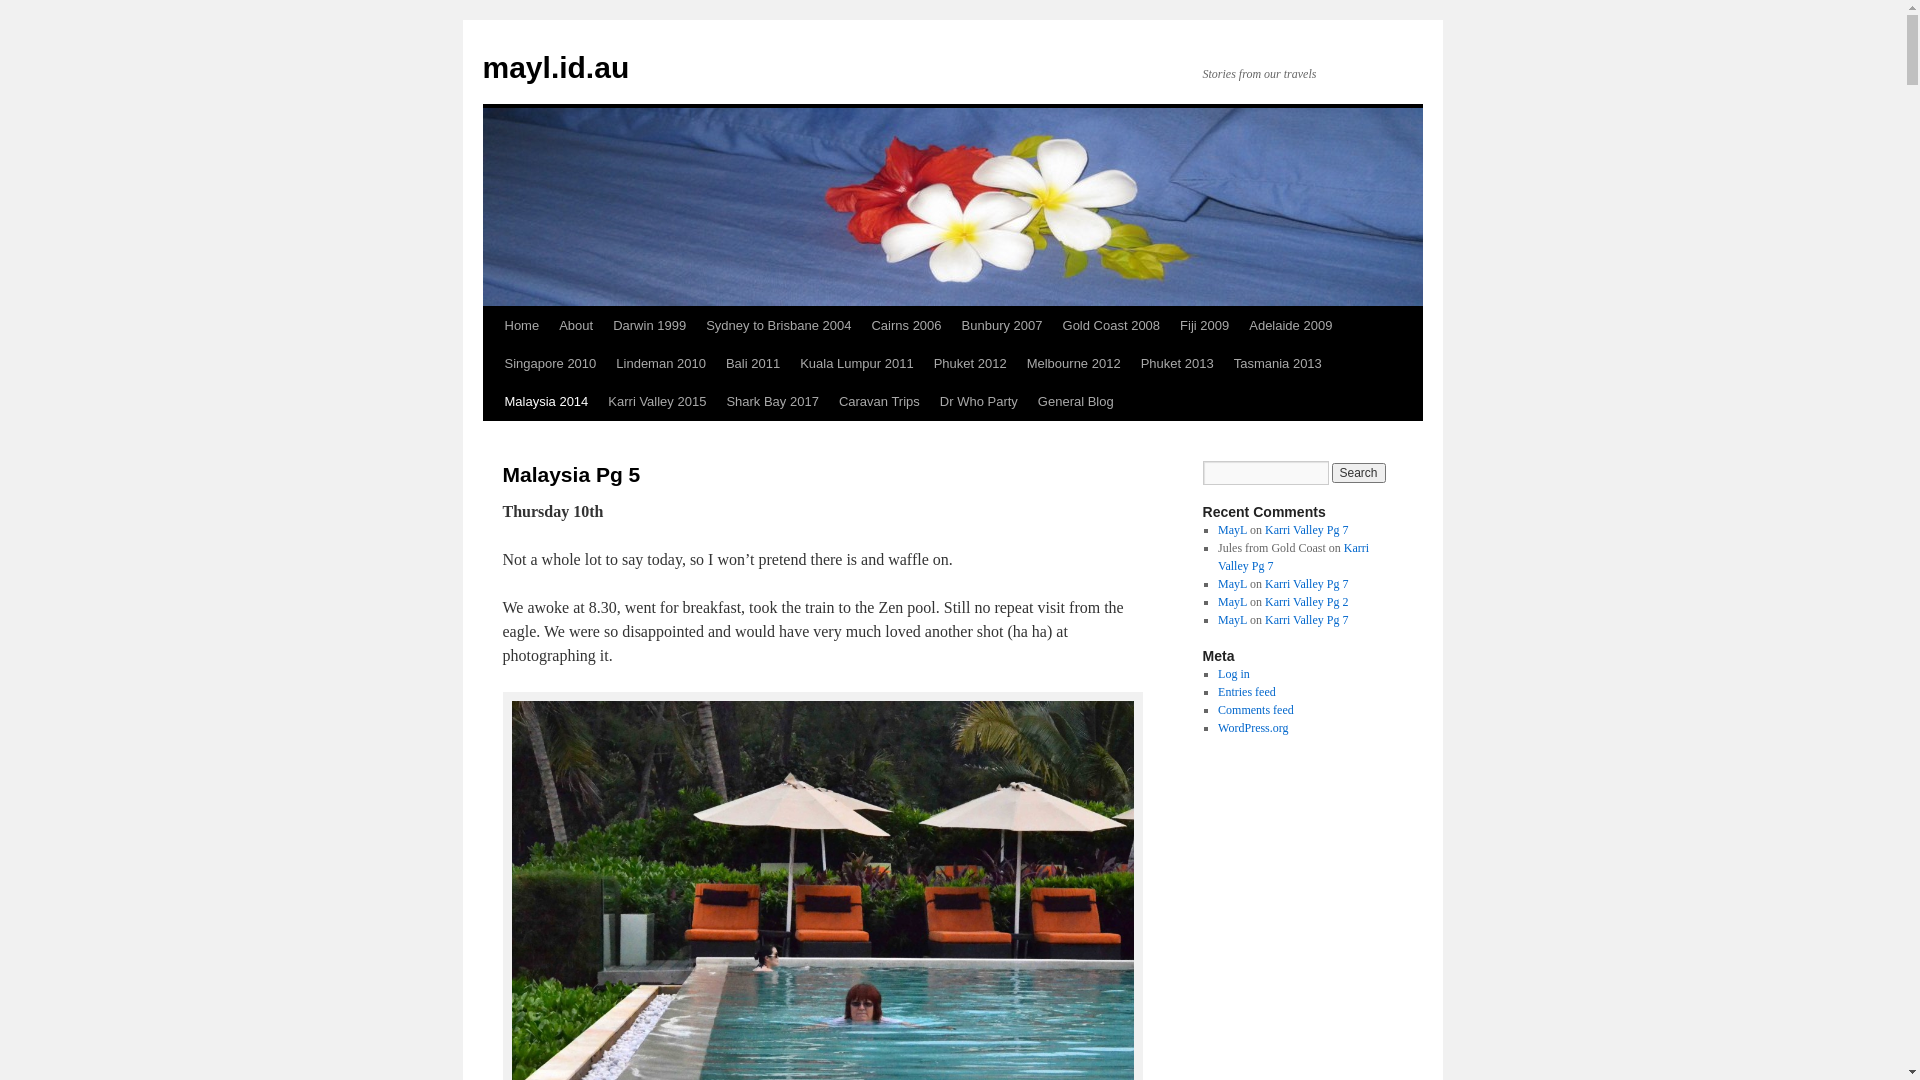  I want to click on 'Karri Valley 2015', so click(657, 401).